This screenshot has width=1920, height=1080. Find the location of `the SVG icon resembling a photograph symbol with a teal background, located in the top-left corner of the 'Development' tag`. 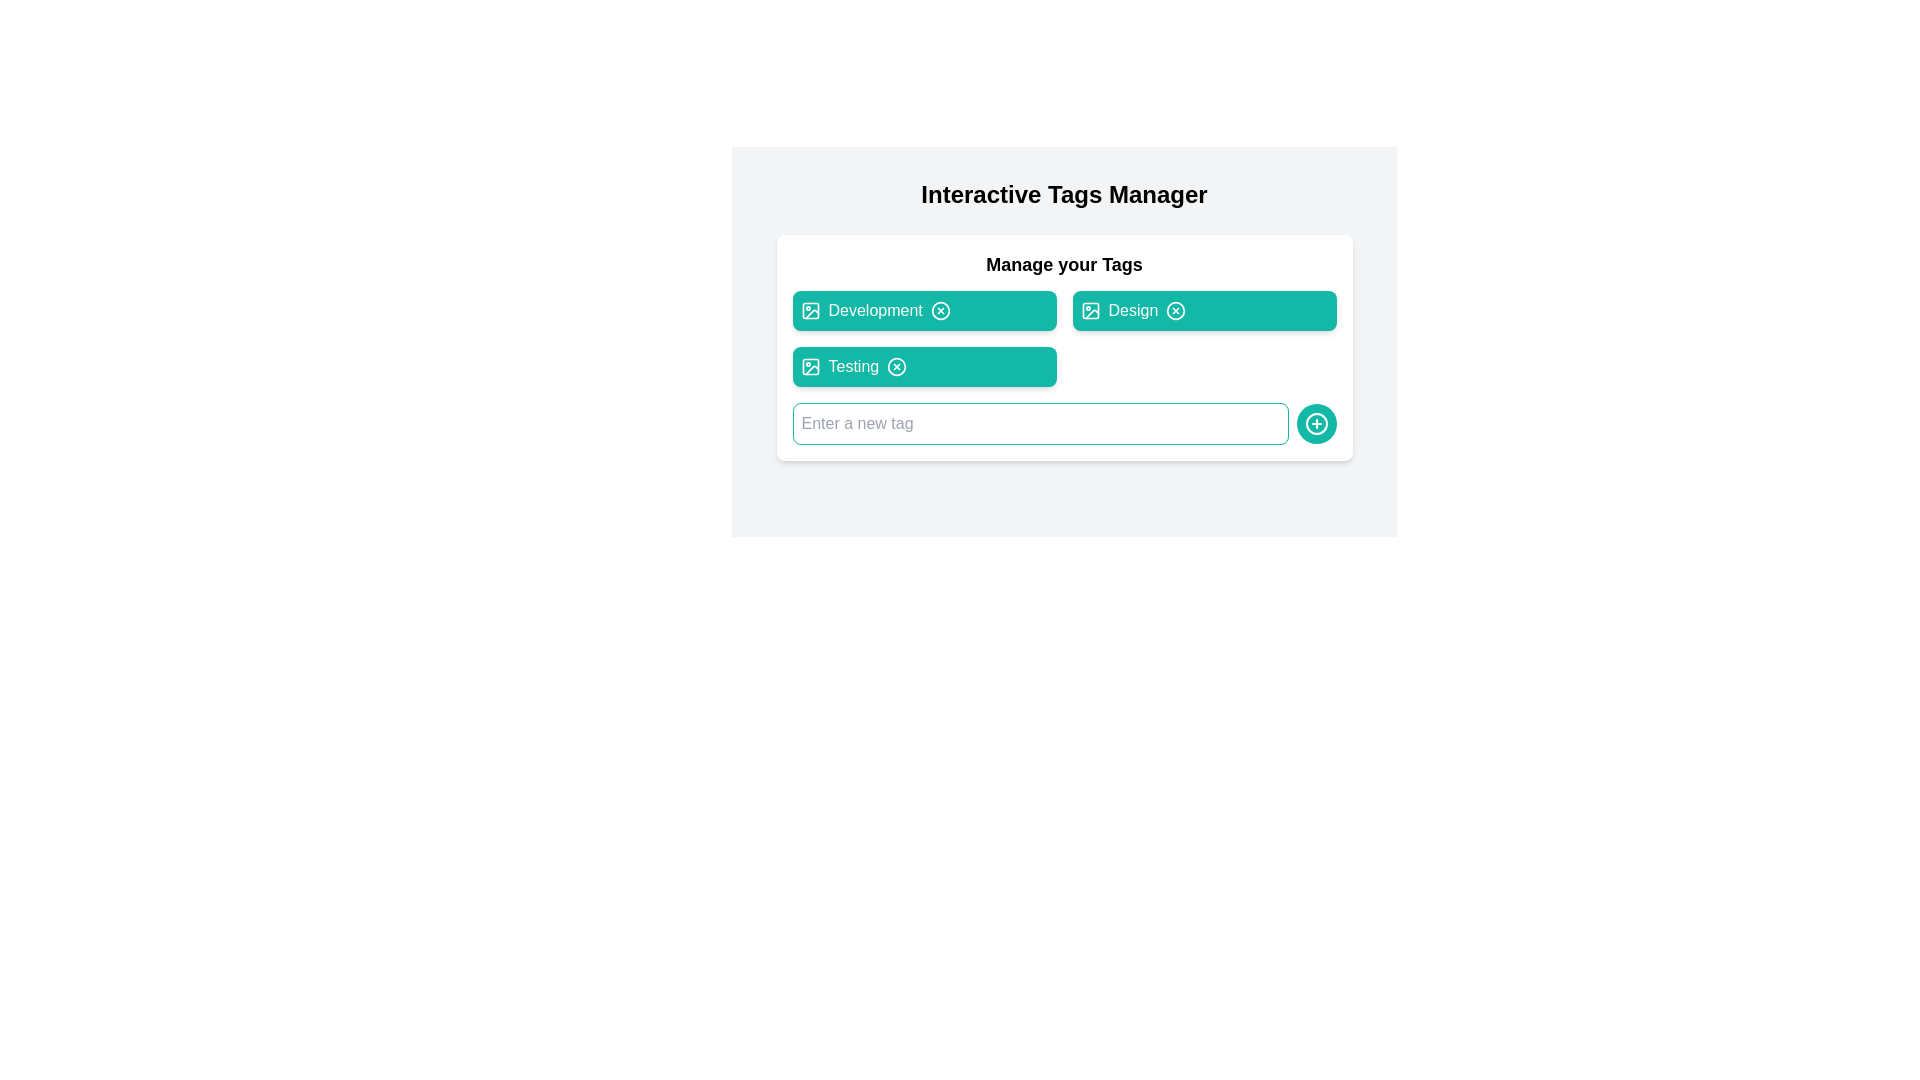

the SVG icon resembling a photograph symbol with a teal background, located in the top-left corner of the 'Development' tag is located at coordinates (810, 311).